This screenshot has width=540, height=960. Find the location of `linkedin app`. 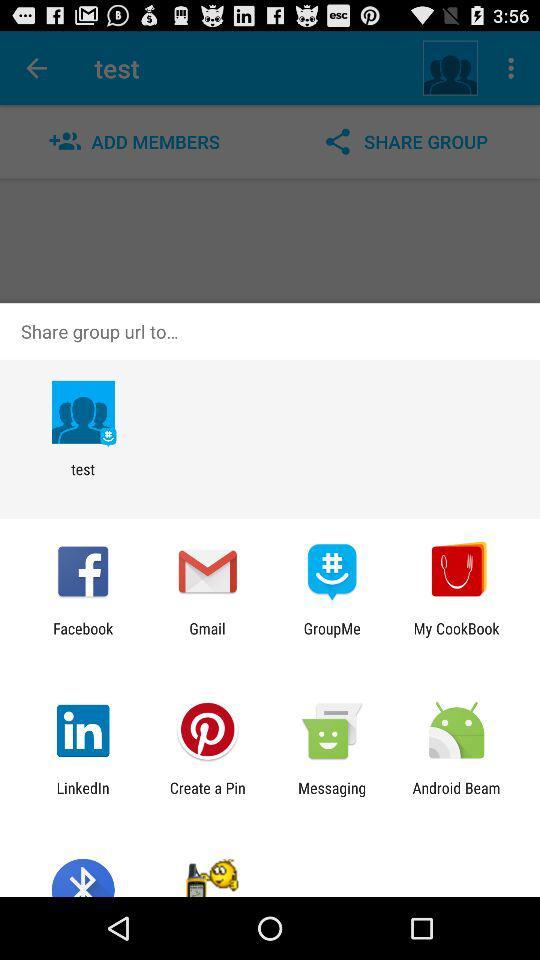

linkedin app is located at coordinates (82, 796).